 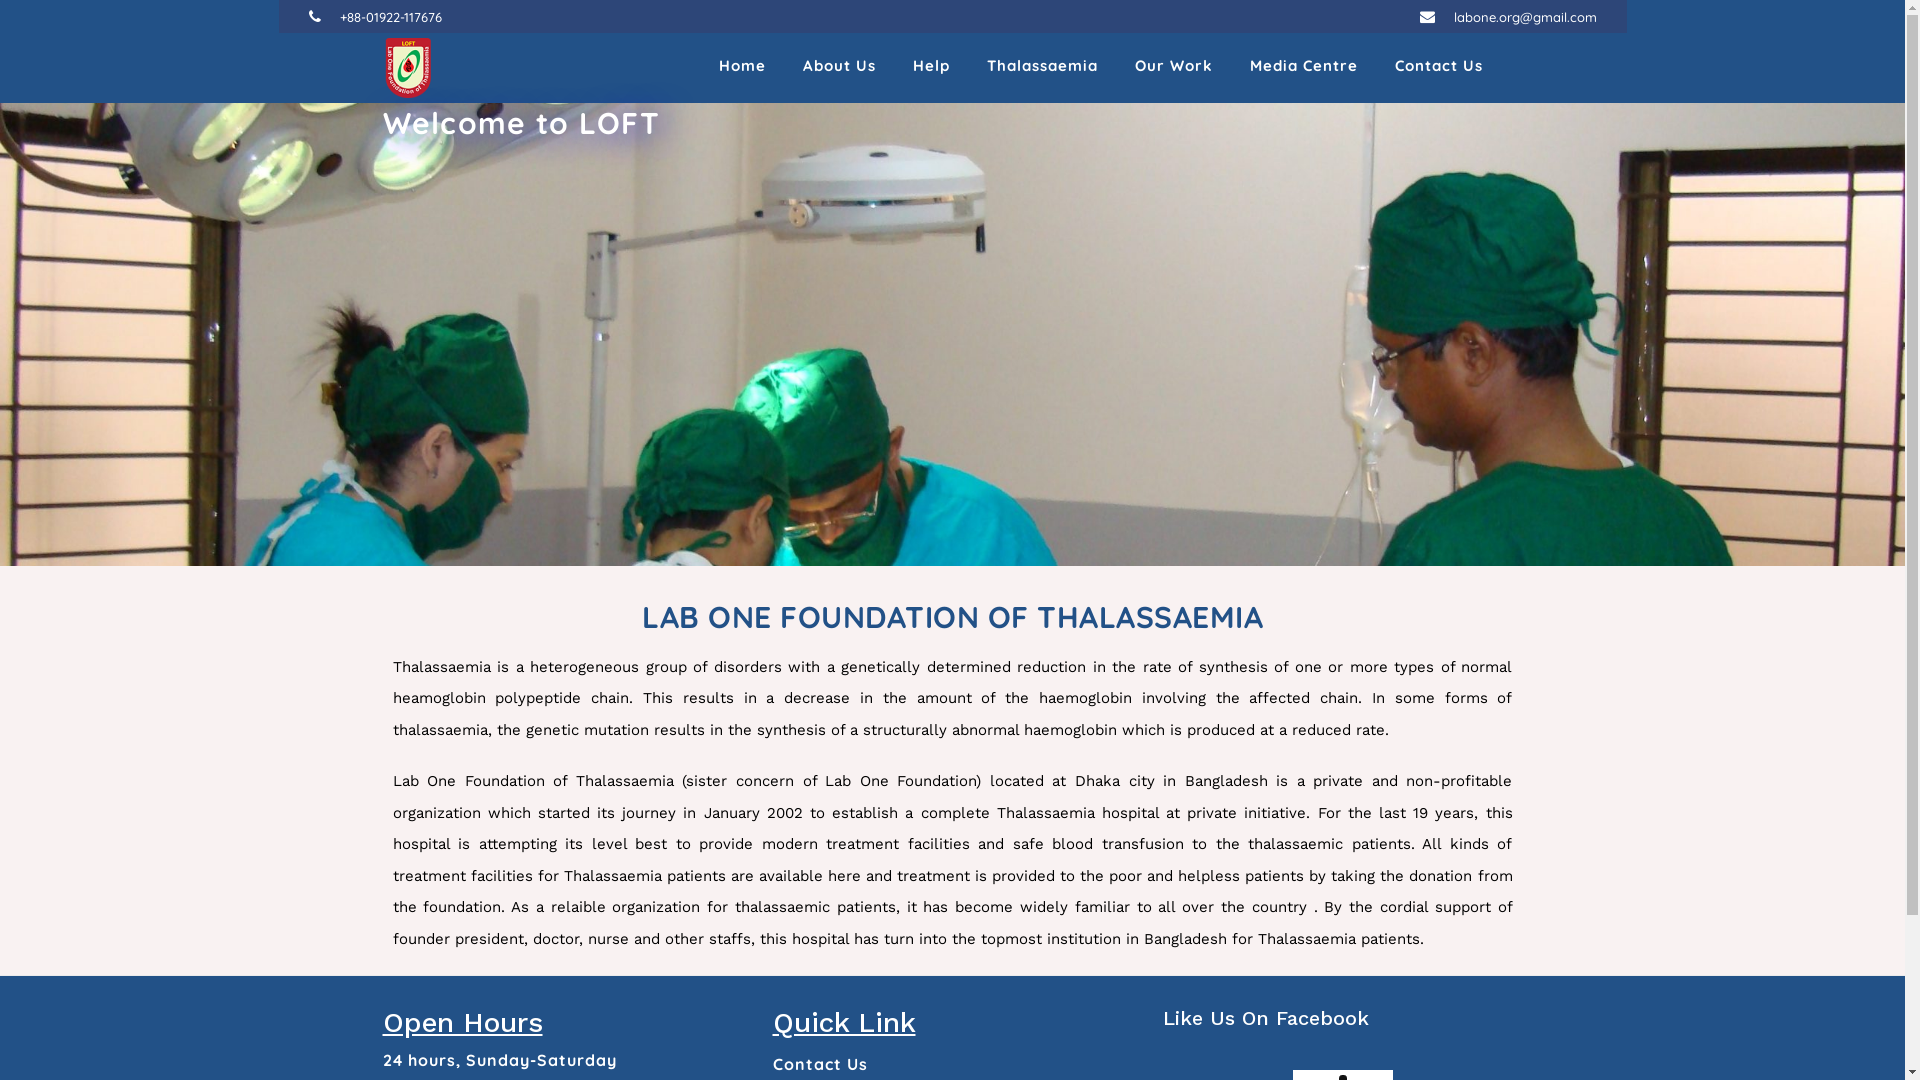 What do you see at coordinates (1172, 67) in the screenshot?
I see `'Our Work'` at bounding box center [1172, 67].